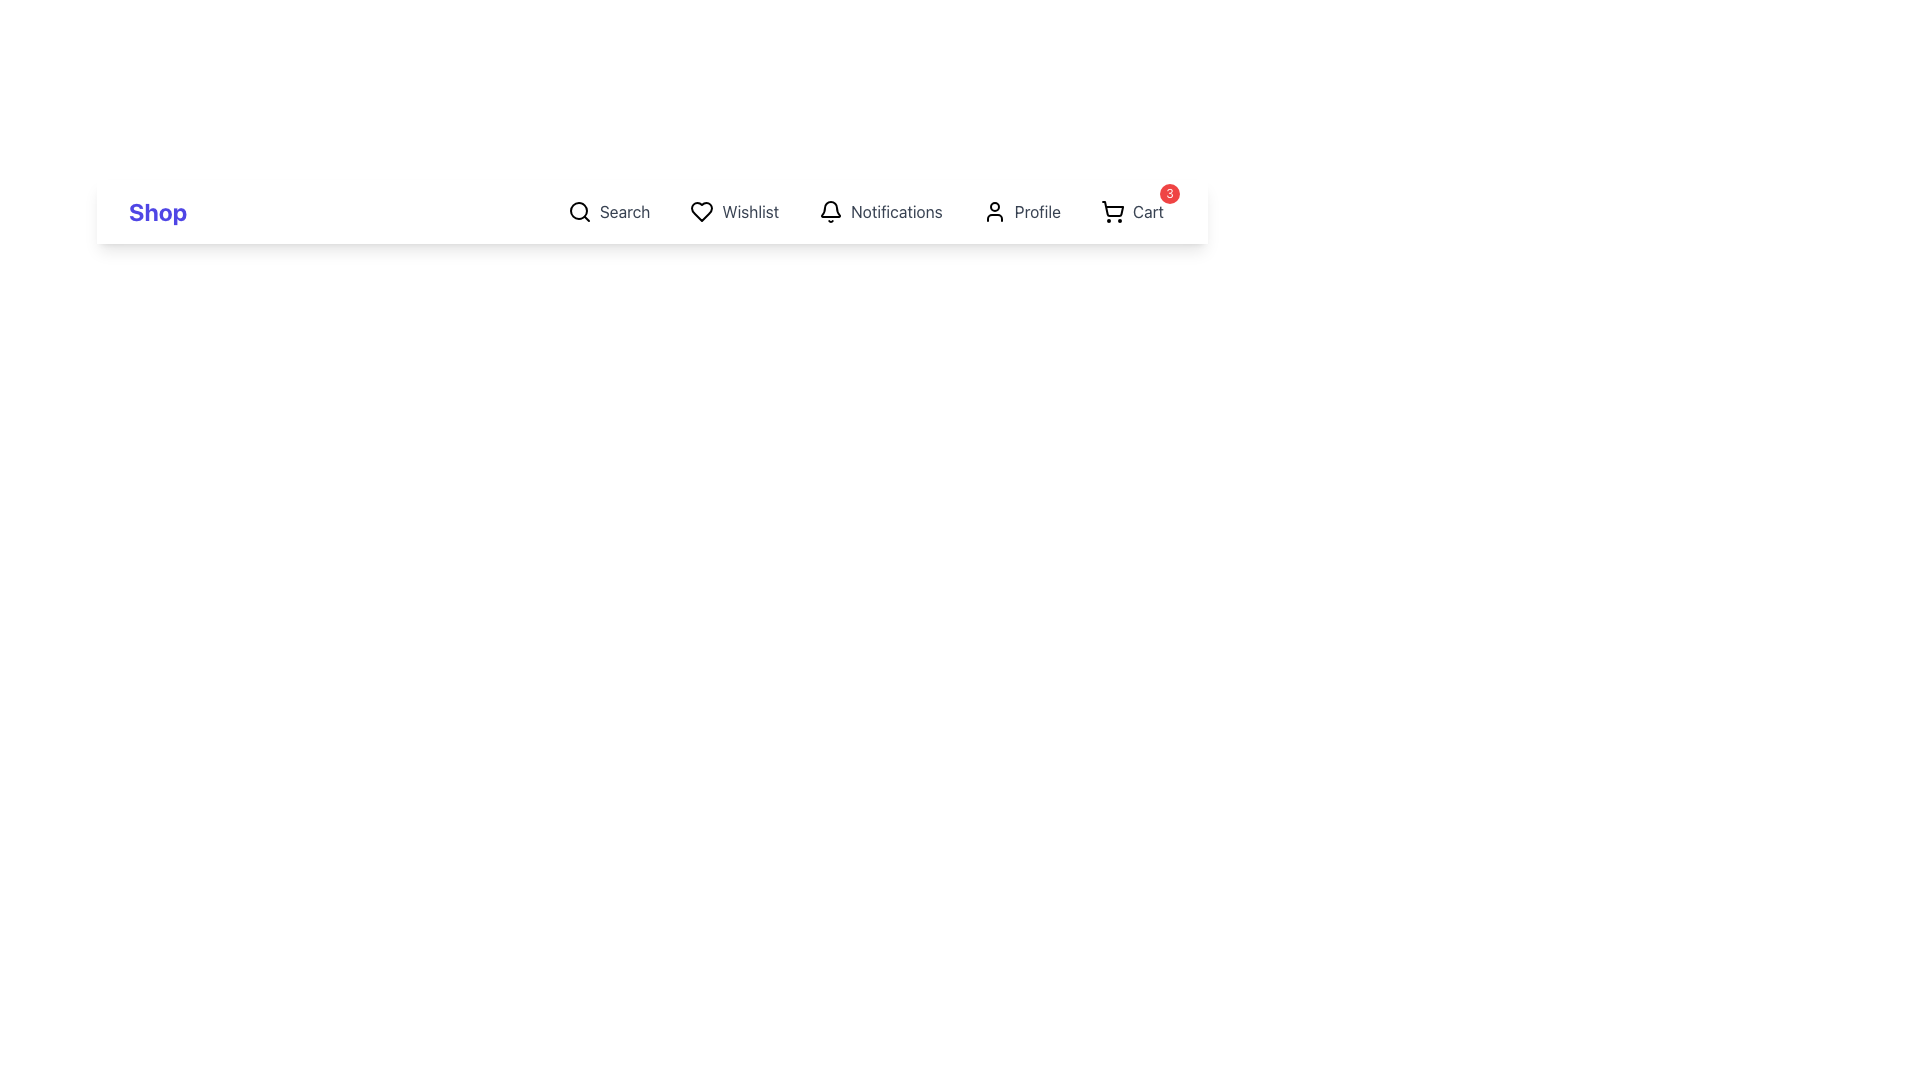 This screenshot has width=1920, height=1080. Describe the element at coordinates (831, 209) in the screenshot. I see `the notification bell icon located centrally between the 'Wishlist' and 'Profile' options in the top navigation bar` at that location.